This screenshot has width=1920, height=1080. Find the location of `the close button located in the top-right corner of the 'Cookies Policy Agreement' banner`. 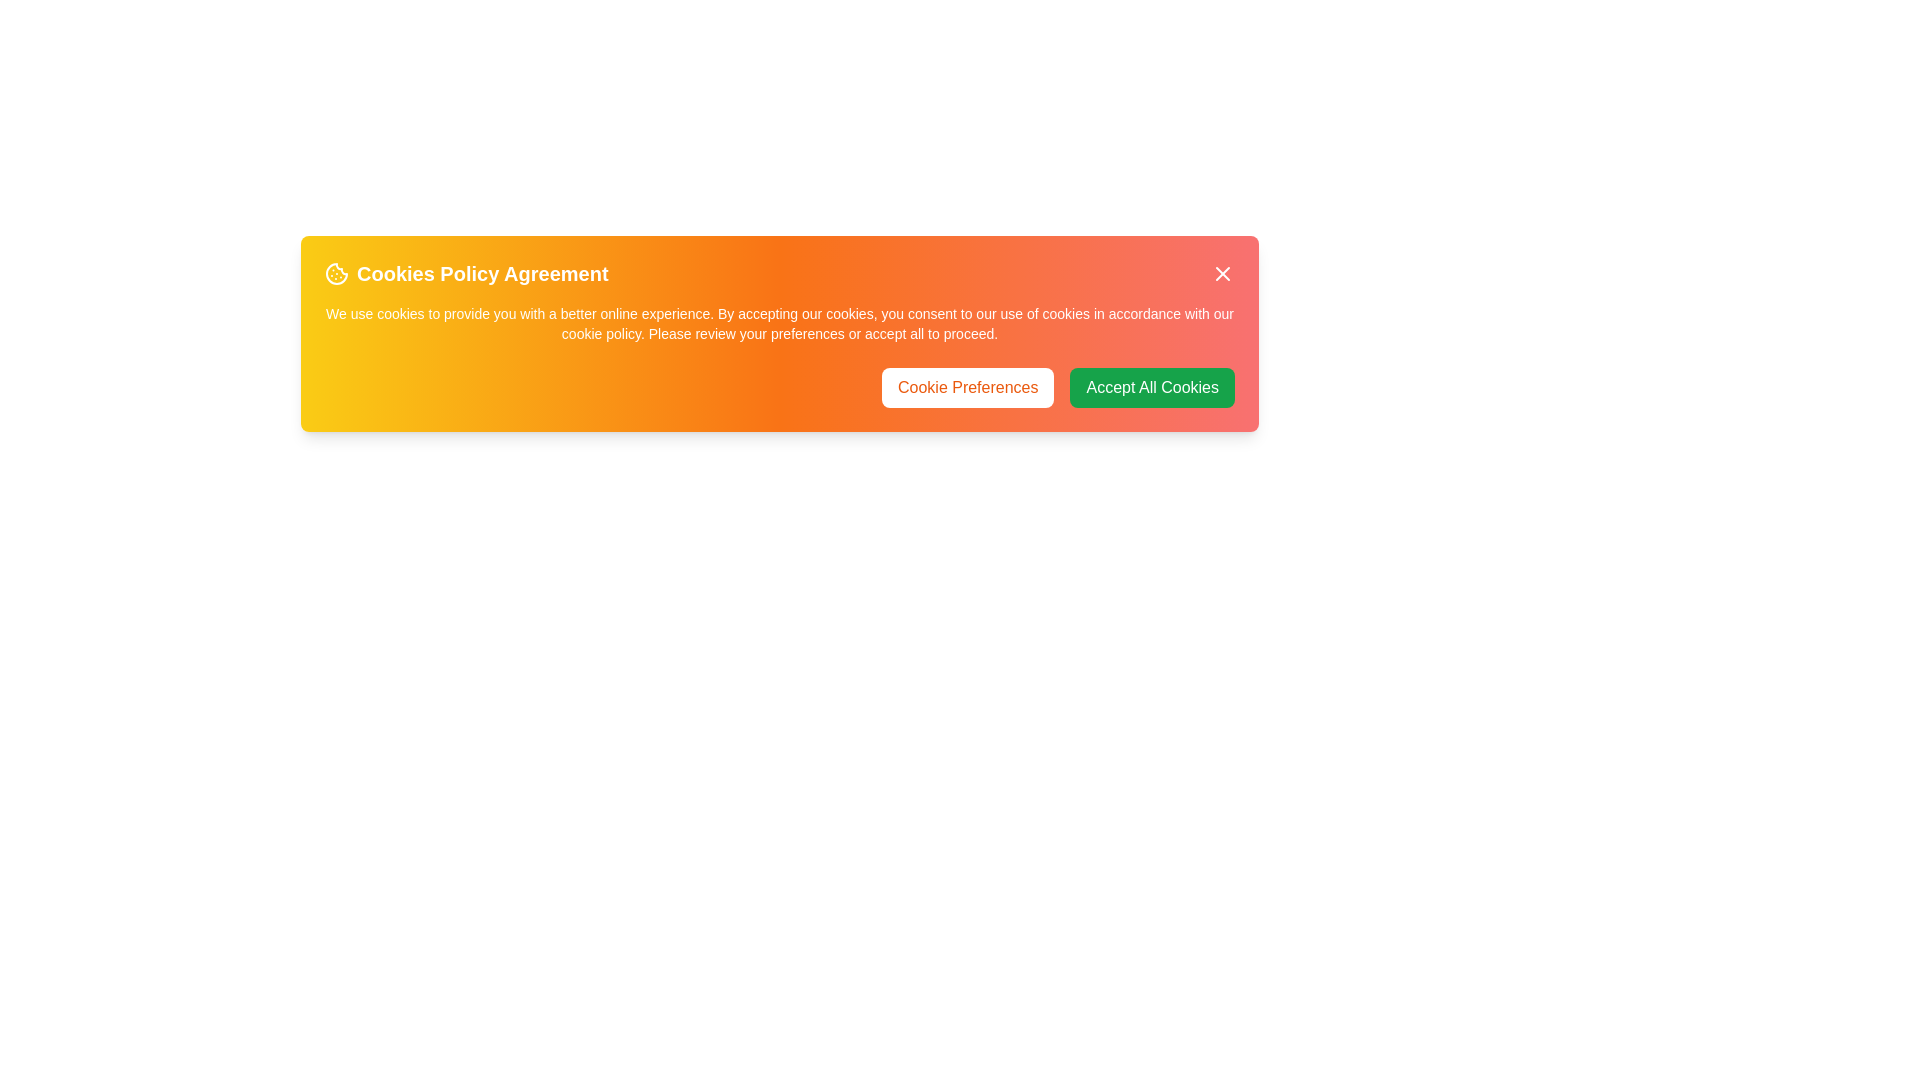

the close button located in the top-right corner of the 'Cookies Policy Agreement' banner is located at coordinates (1222, 273).